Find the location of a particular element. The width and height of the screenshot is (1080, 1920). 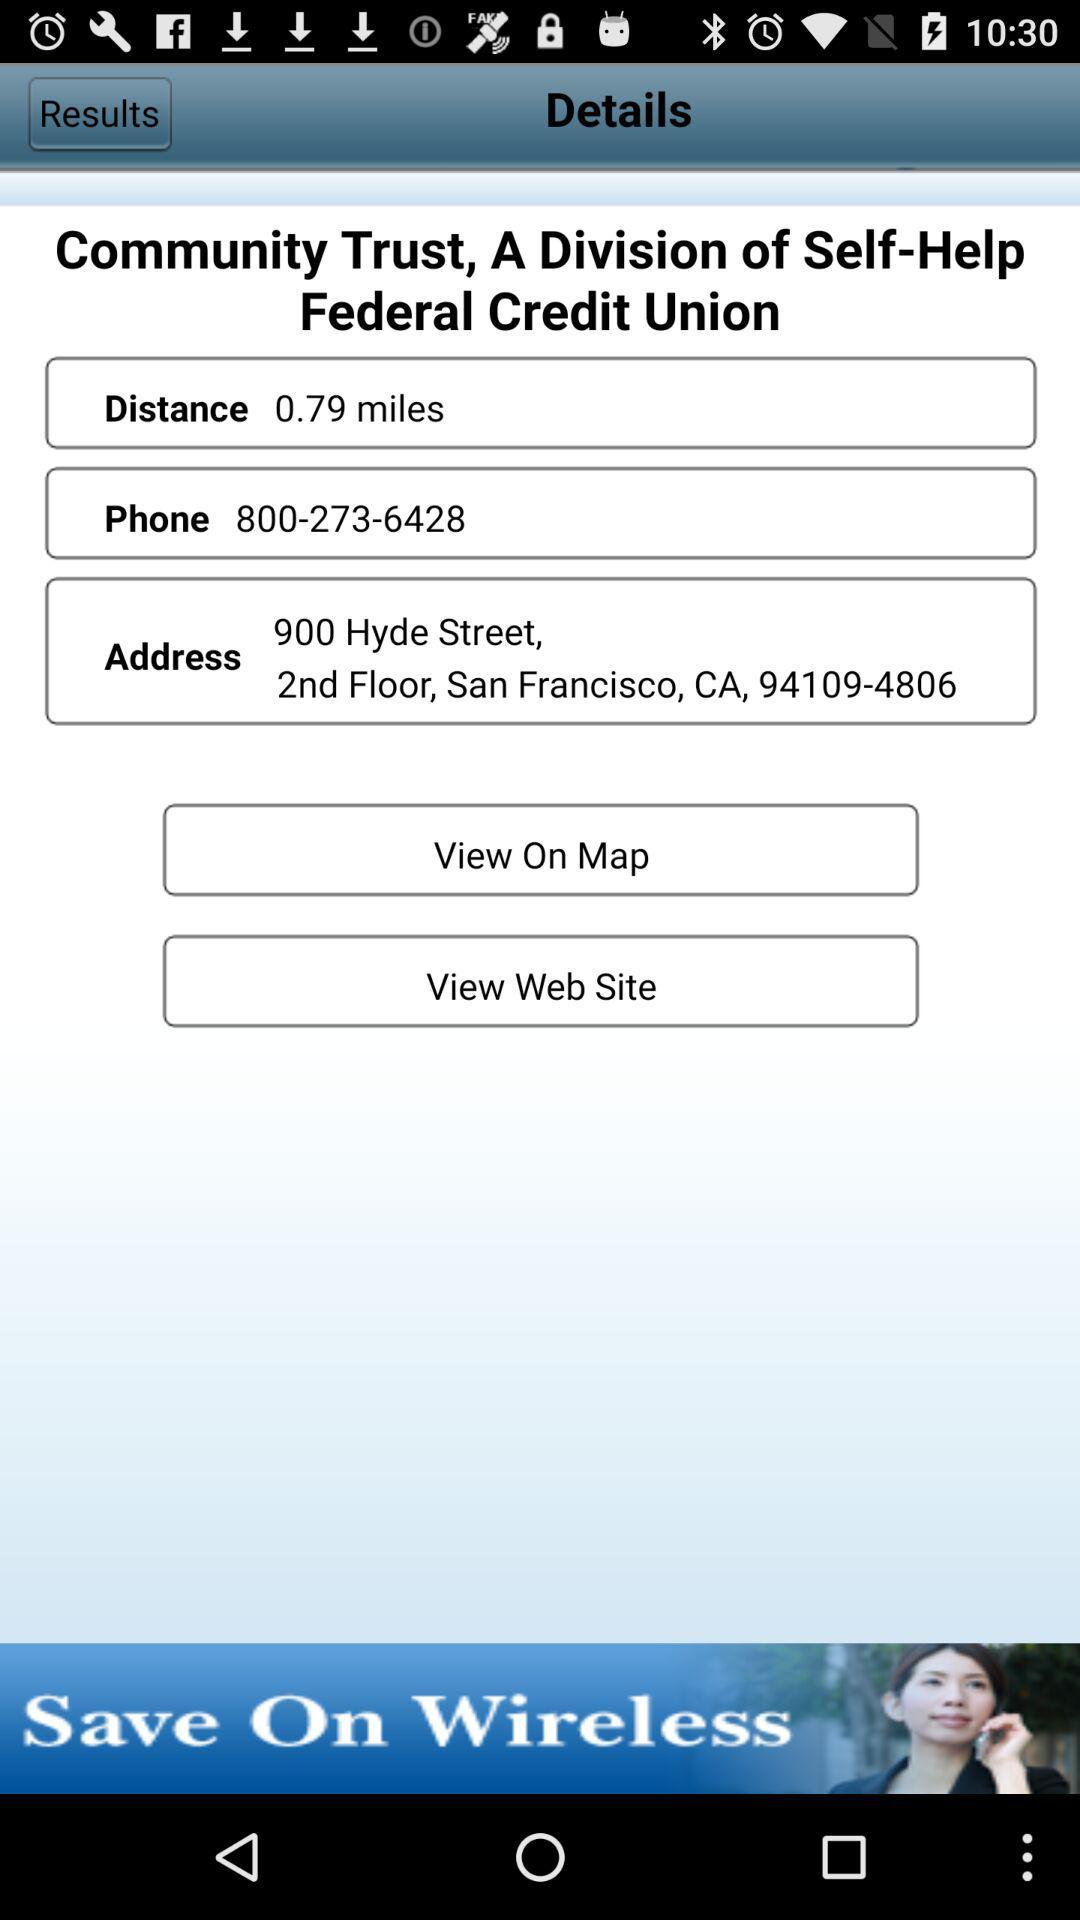

the button below the view on map button is located at coordinates (540, 980).